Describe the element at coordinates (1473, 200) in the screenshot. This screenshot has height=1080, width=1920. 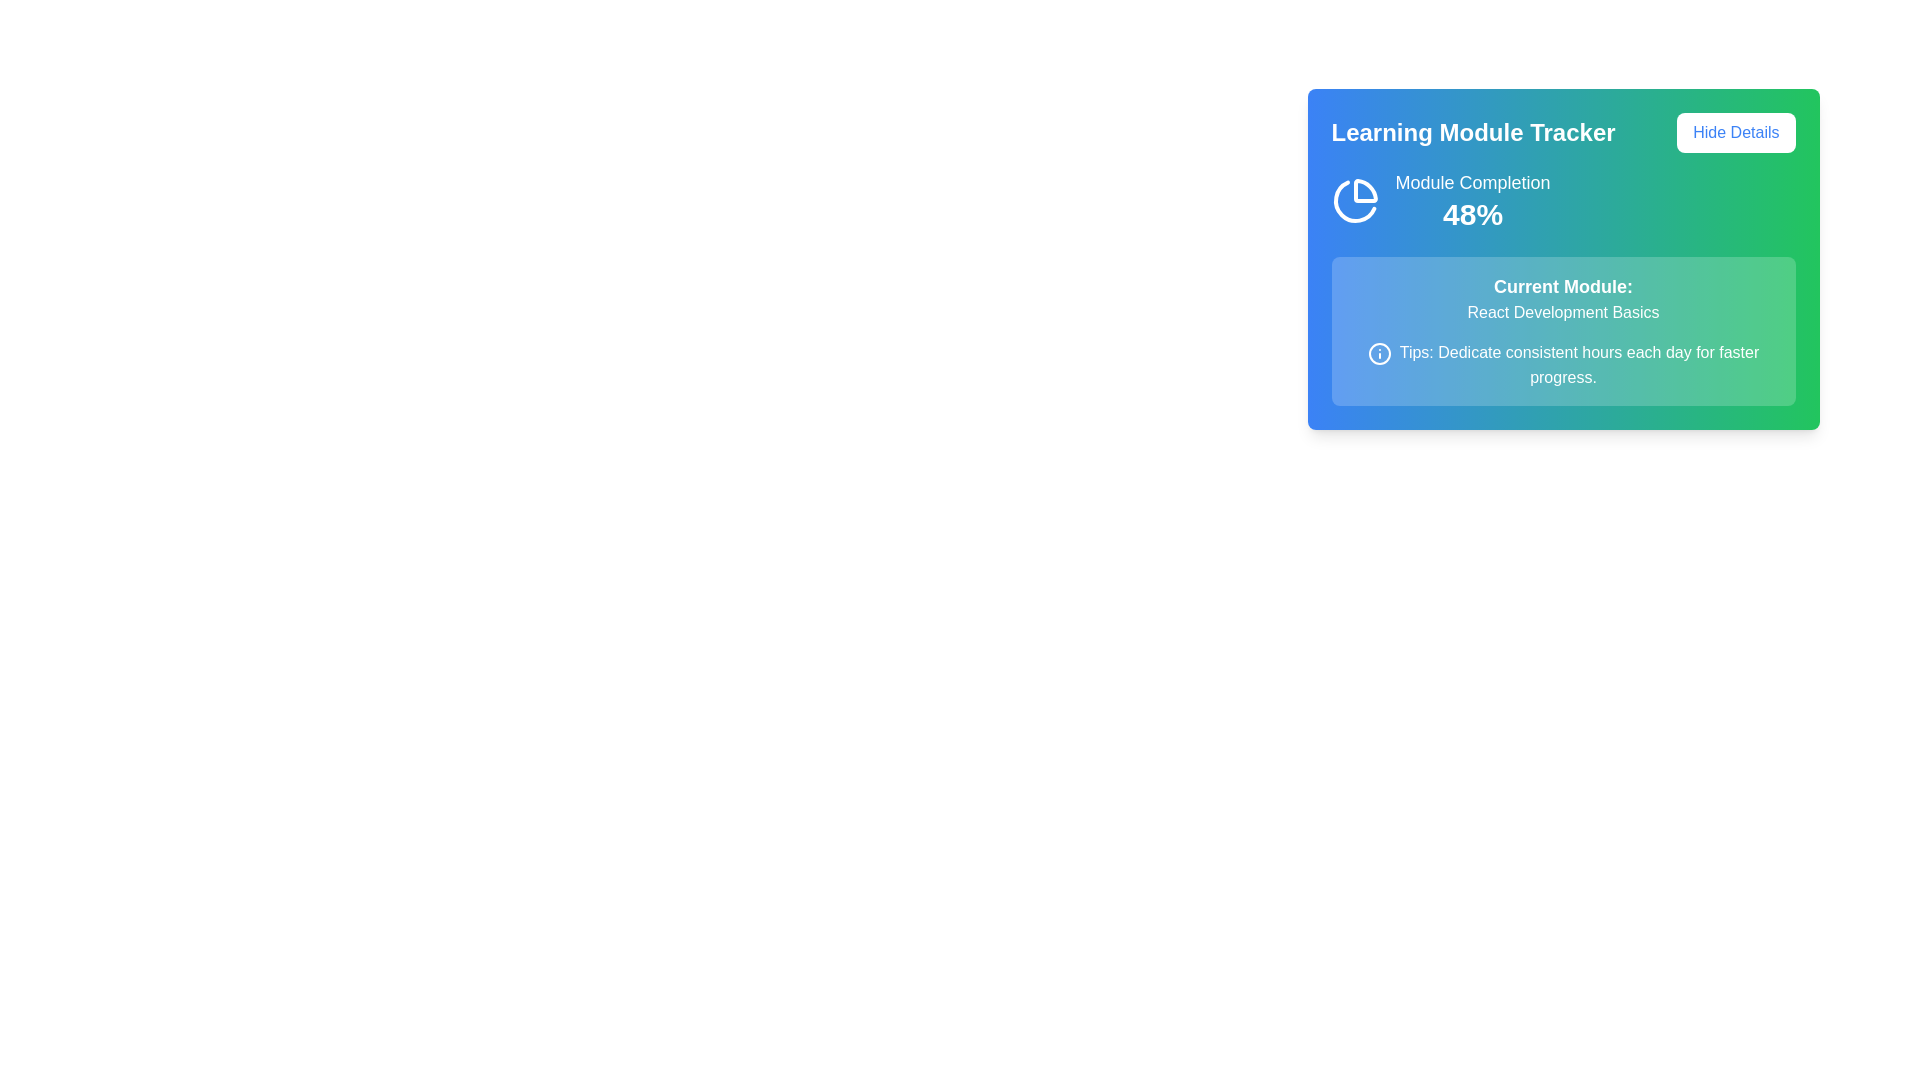
I see `displayed completion percentage from the Composite UI element located in the top-right quadrant of the 'Learning Module Tracker' card, positioned to the right of the clock icon and above the current module details box` at that location.